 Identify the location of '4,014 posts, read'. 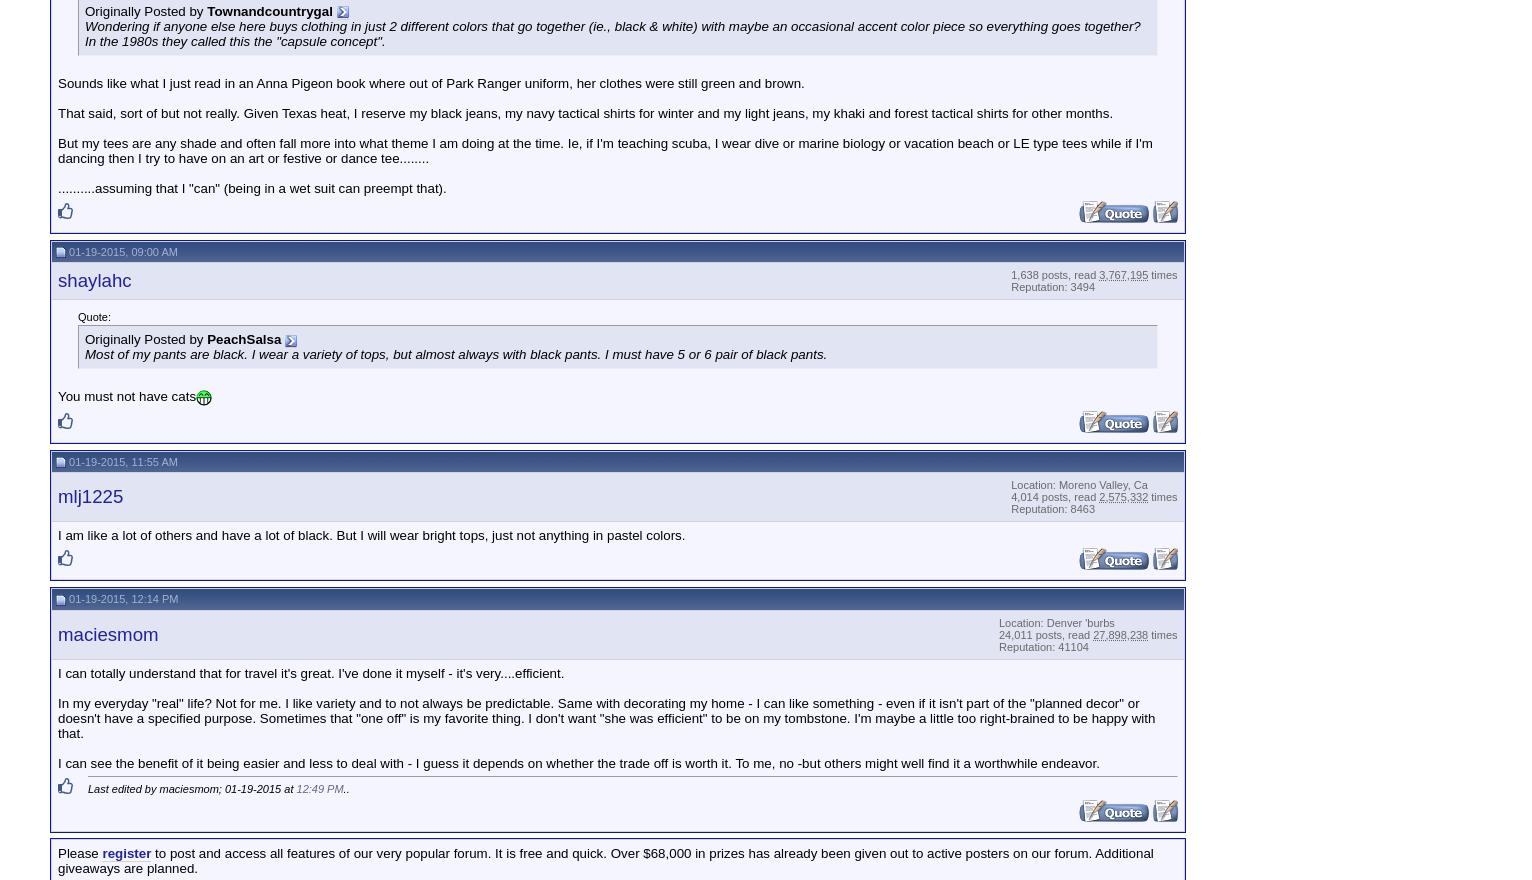
(1010, 497).